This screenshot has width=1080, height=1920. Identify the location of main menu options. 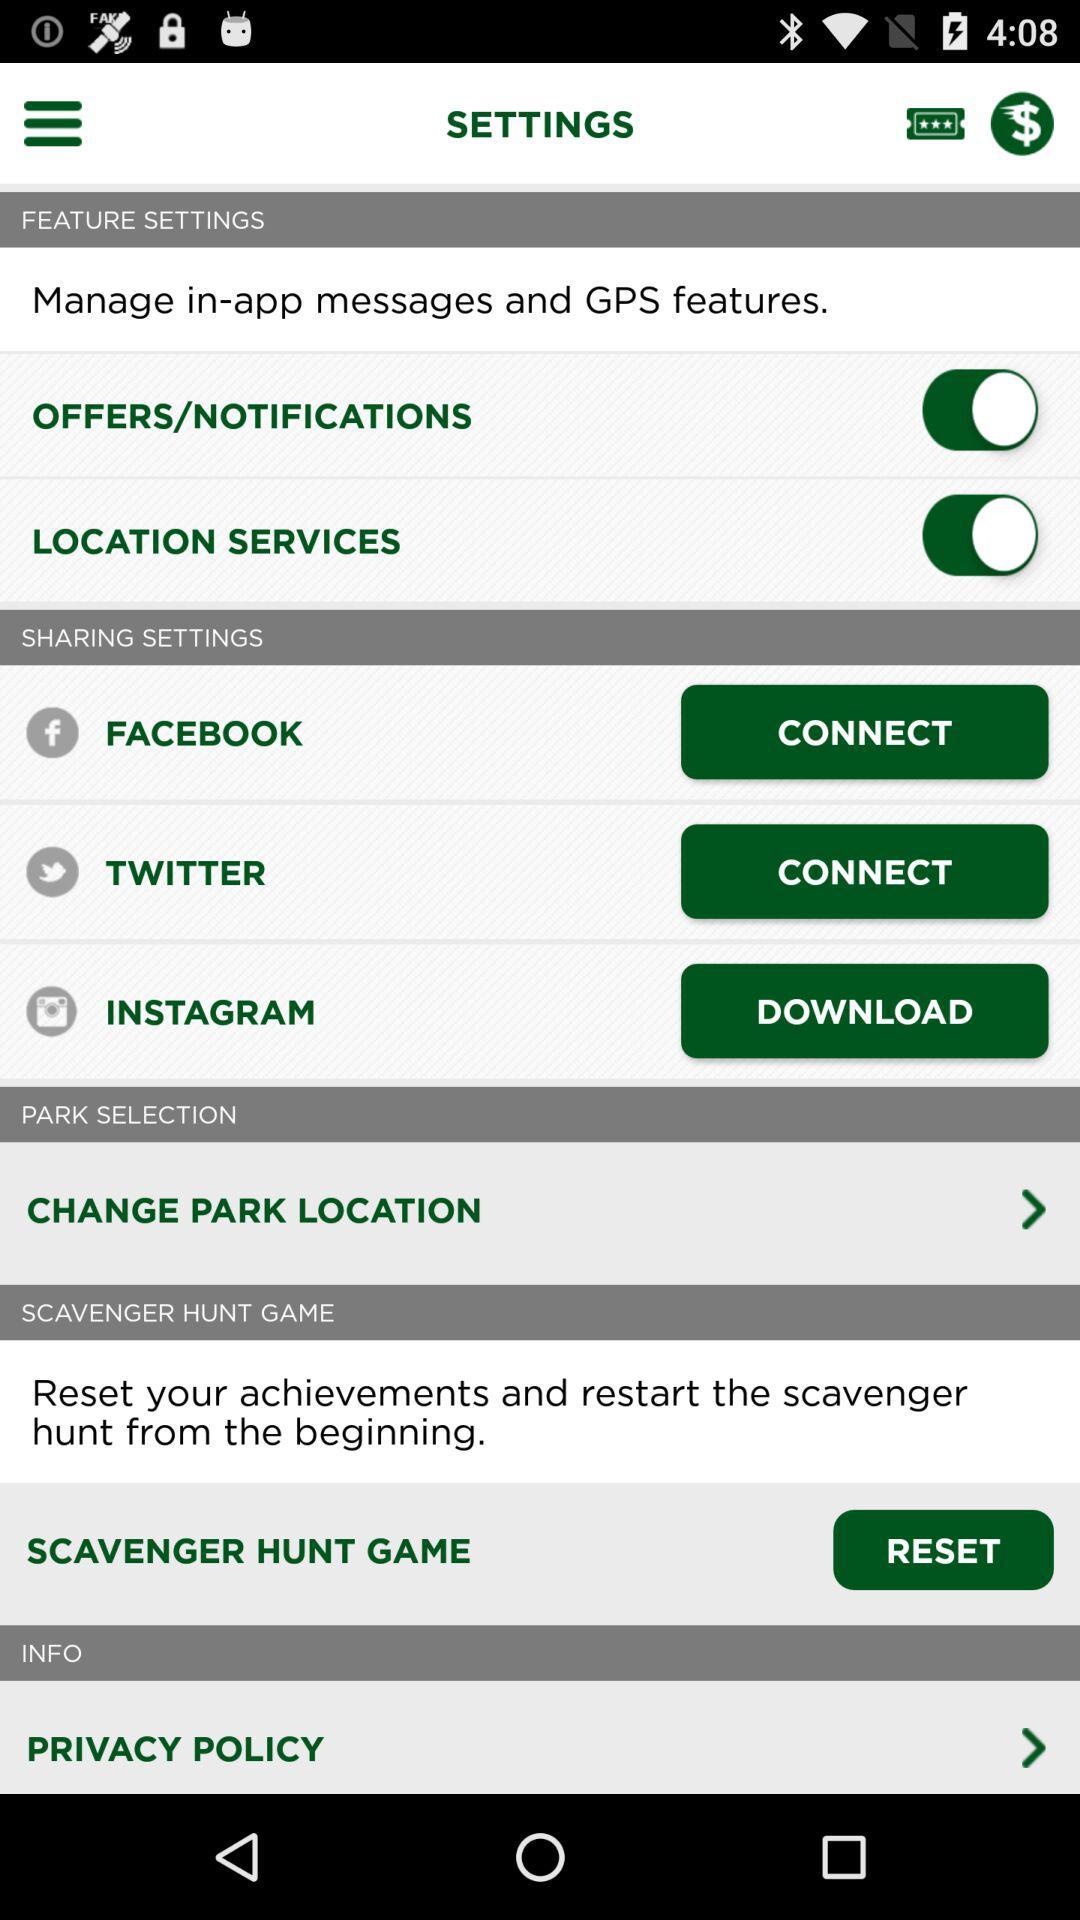
(64, 122).